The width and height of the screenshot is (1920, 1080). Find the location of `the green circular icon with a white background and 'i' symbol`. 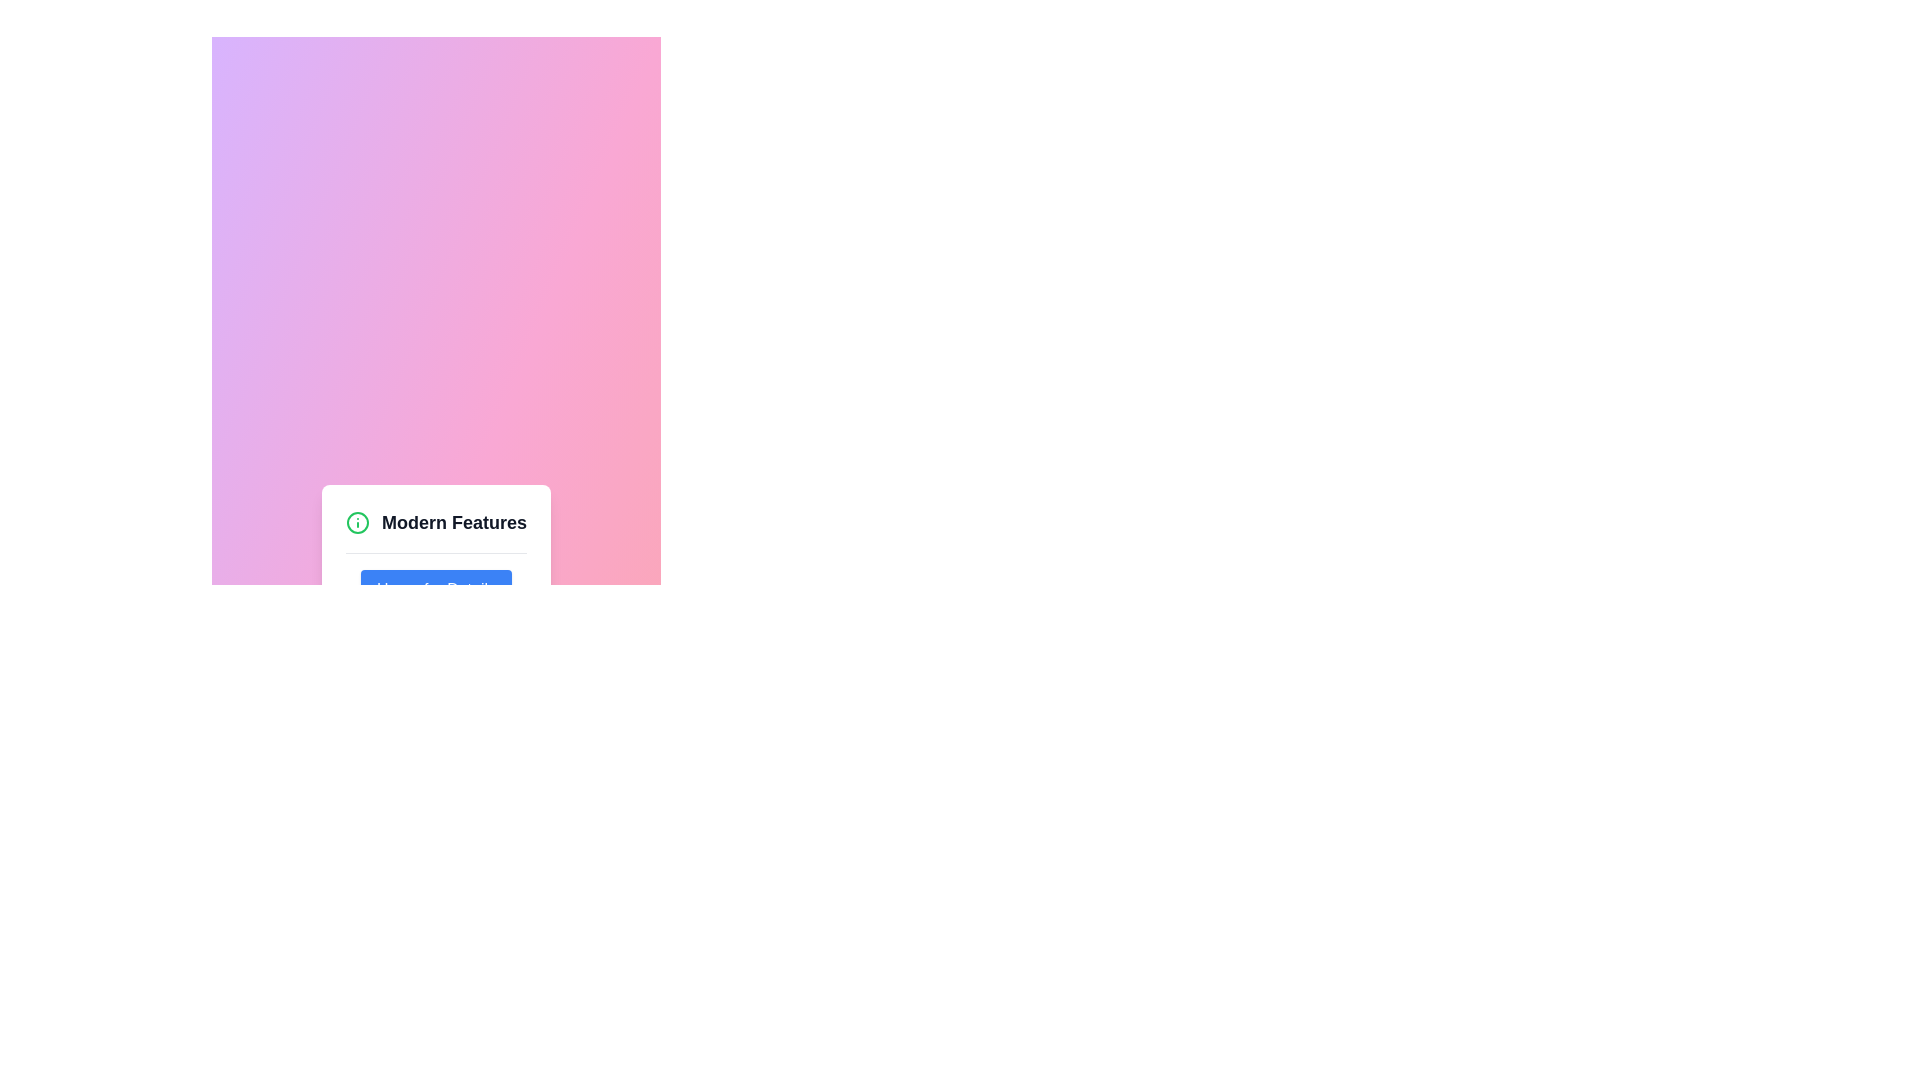

the green circular icon with a white background and 'i' symbol is located at coordinates (357, 521).